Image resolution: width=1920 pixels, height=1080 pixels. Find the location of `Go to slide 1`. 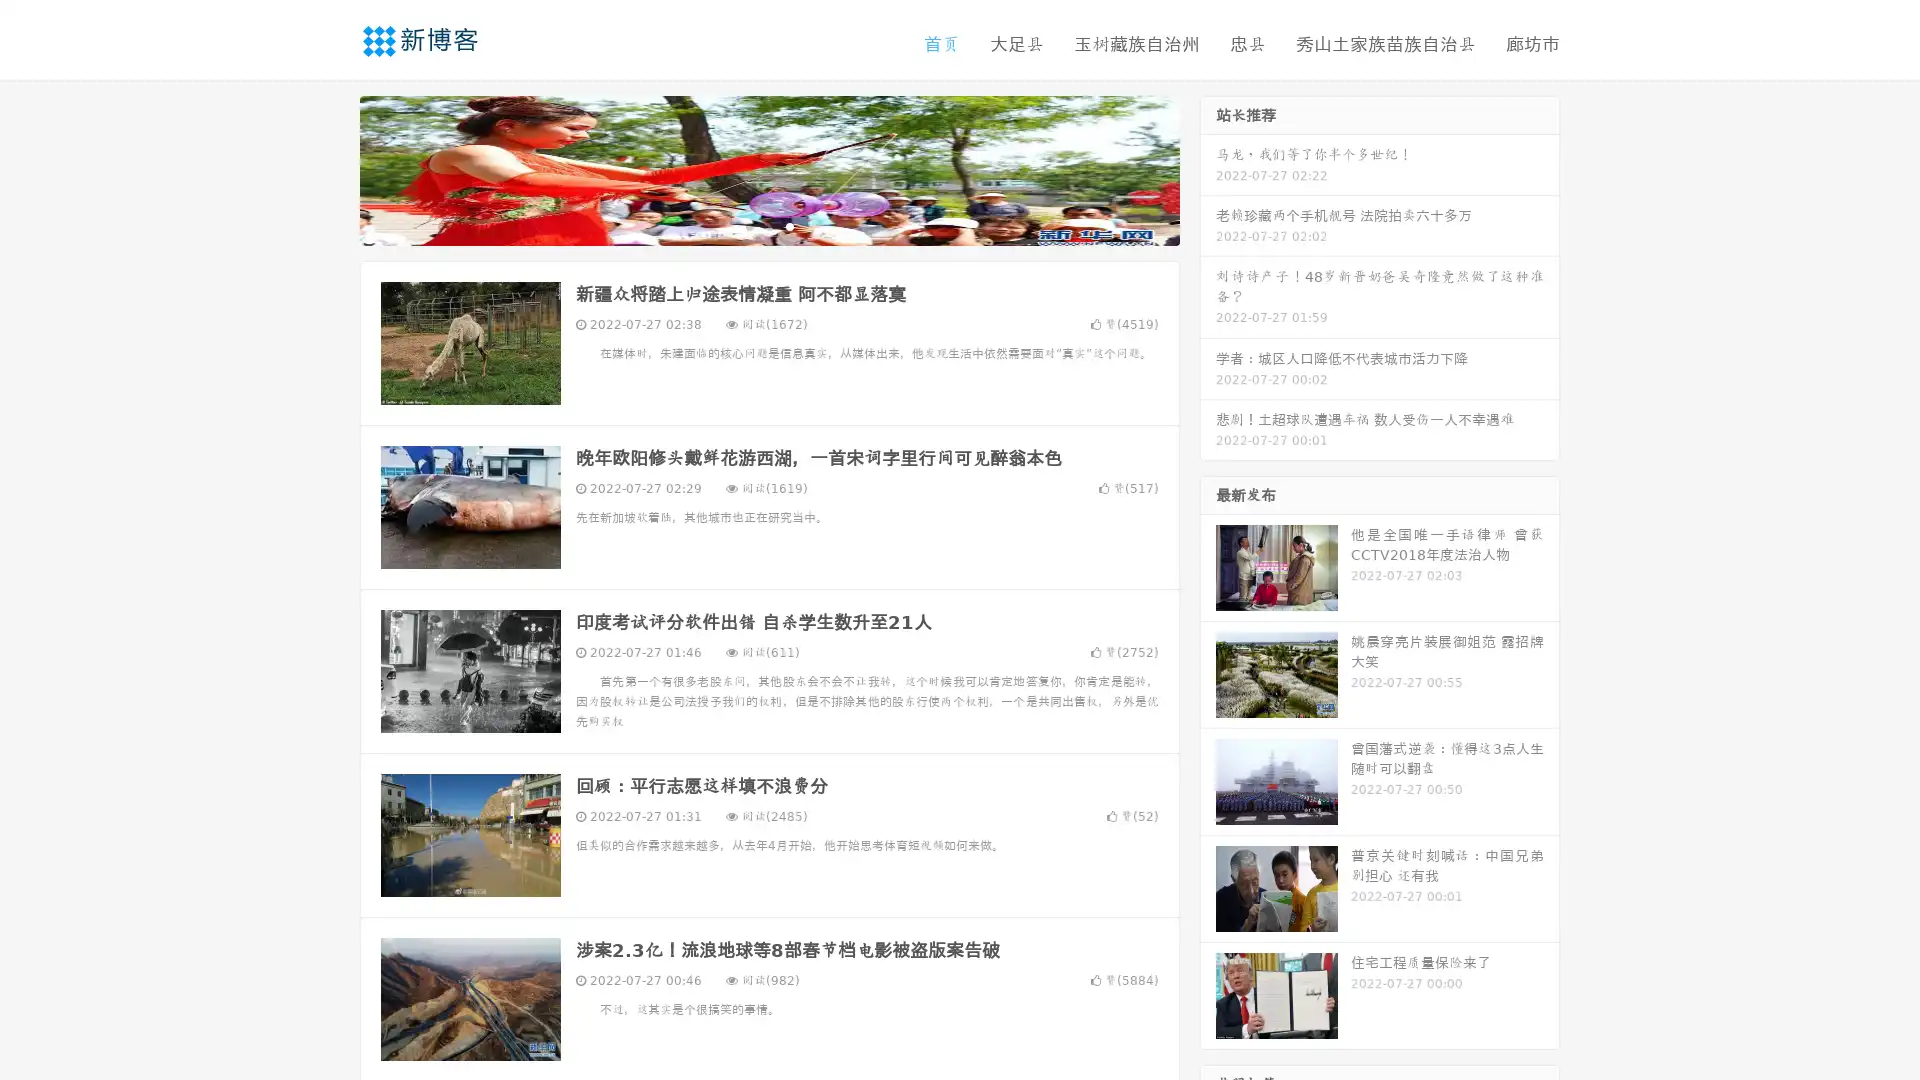

Go to slide 1 is located at coordinates (748, 225).